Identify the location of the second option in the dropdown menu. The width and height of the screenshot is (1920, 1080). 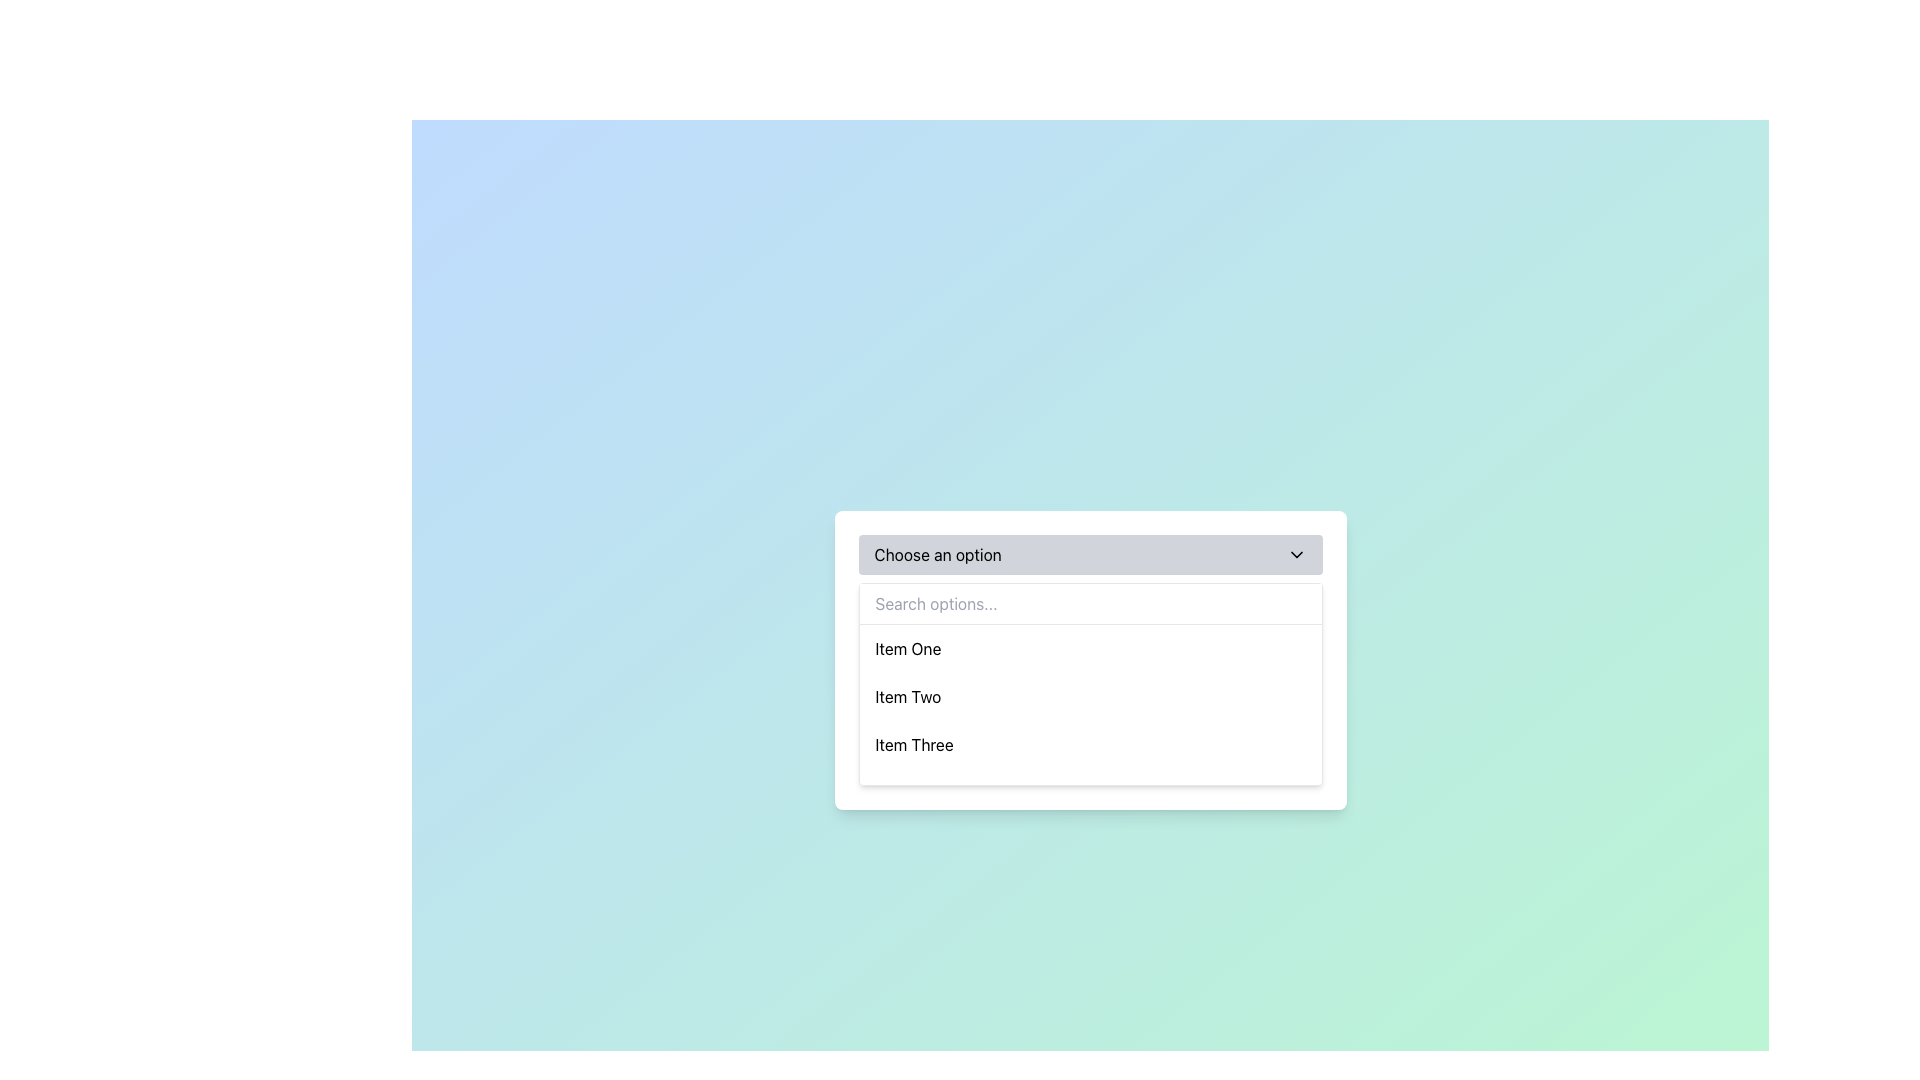
(907, 695).